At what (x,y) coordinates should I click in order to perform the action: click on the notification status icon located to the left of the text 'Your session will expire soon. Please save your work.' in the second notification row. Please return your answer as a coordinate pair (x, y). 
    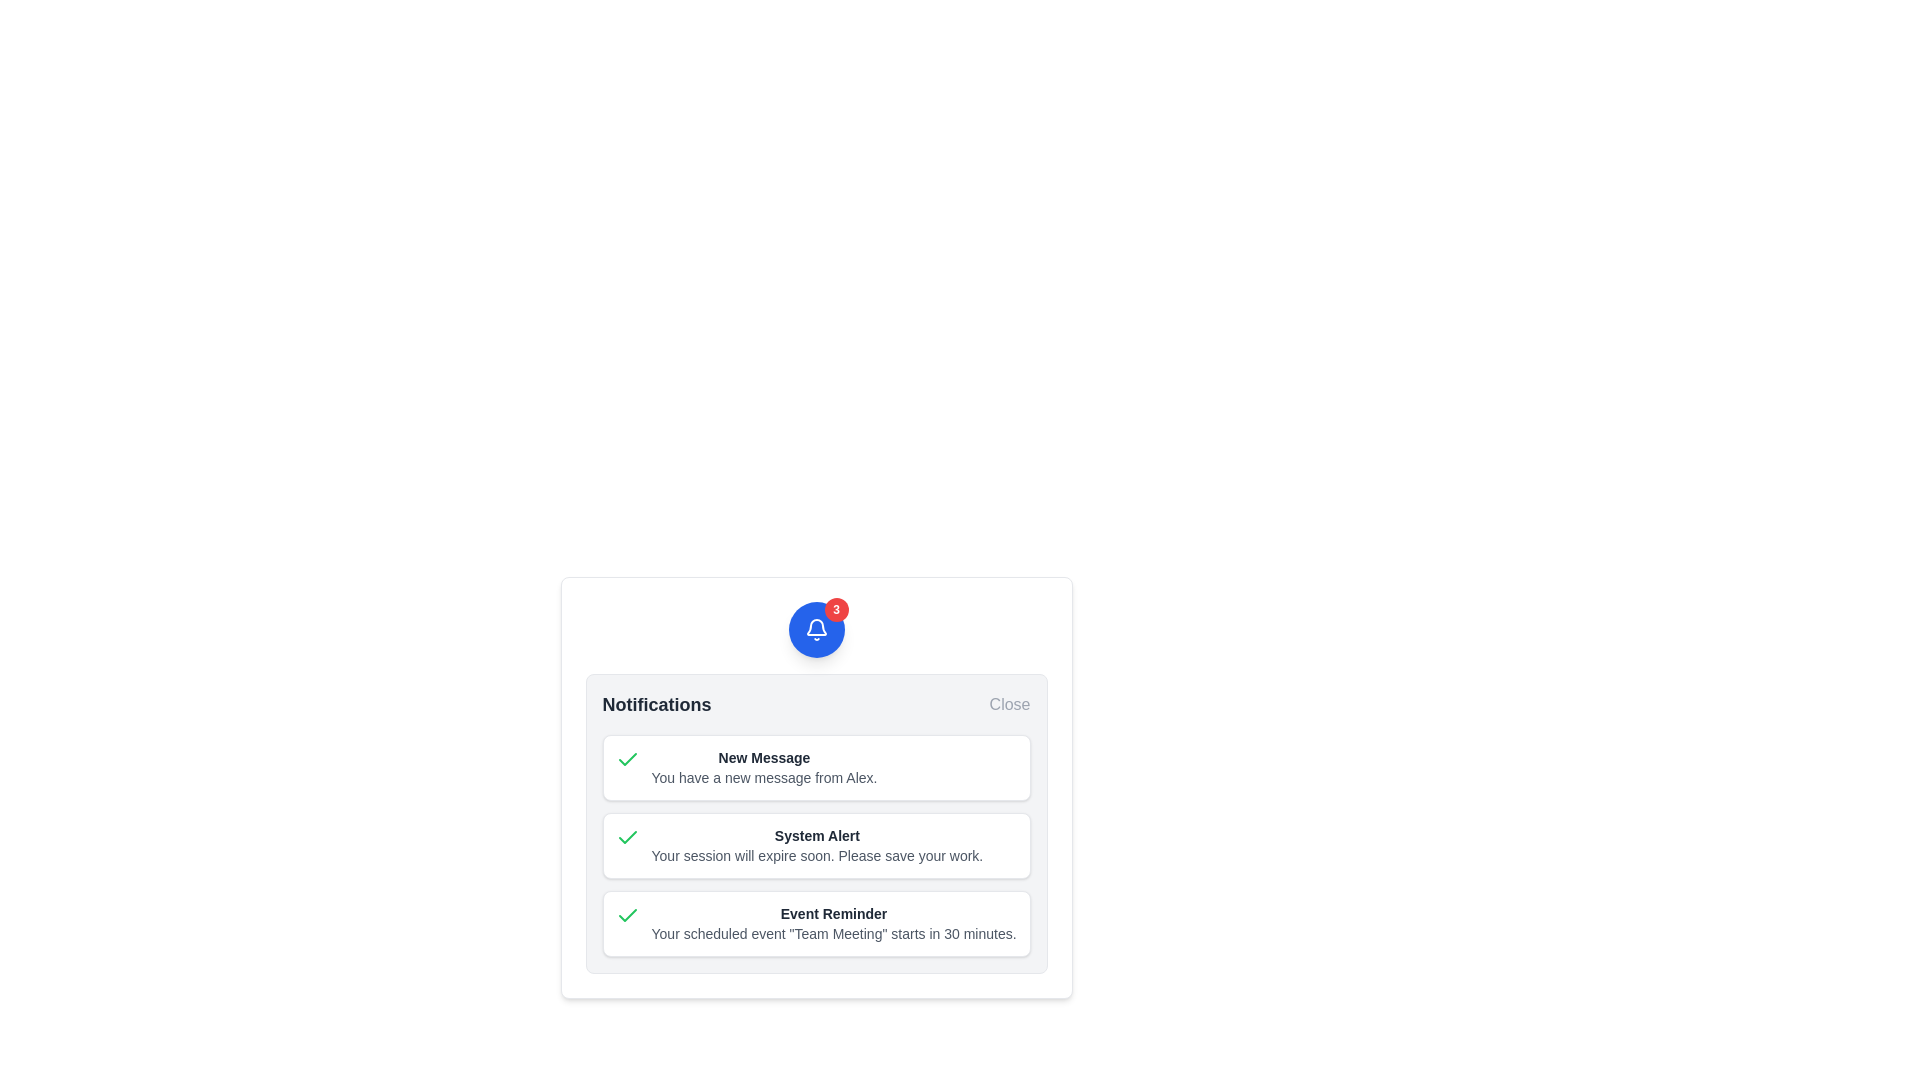
    Looking at the image, I should click on (626, 759).